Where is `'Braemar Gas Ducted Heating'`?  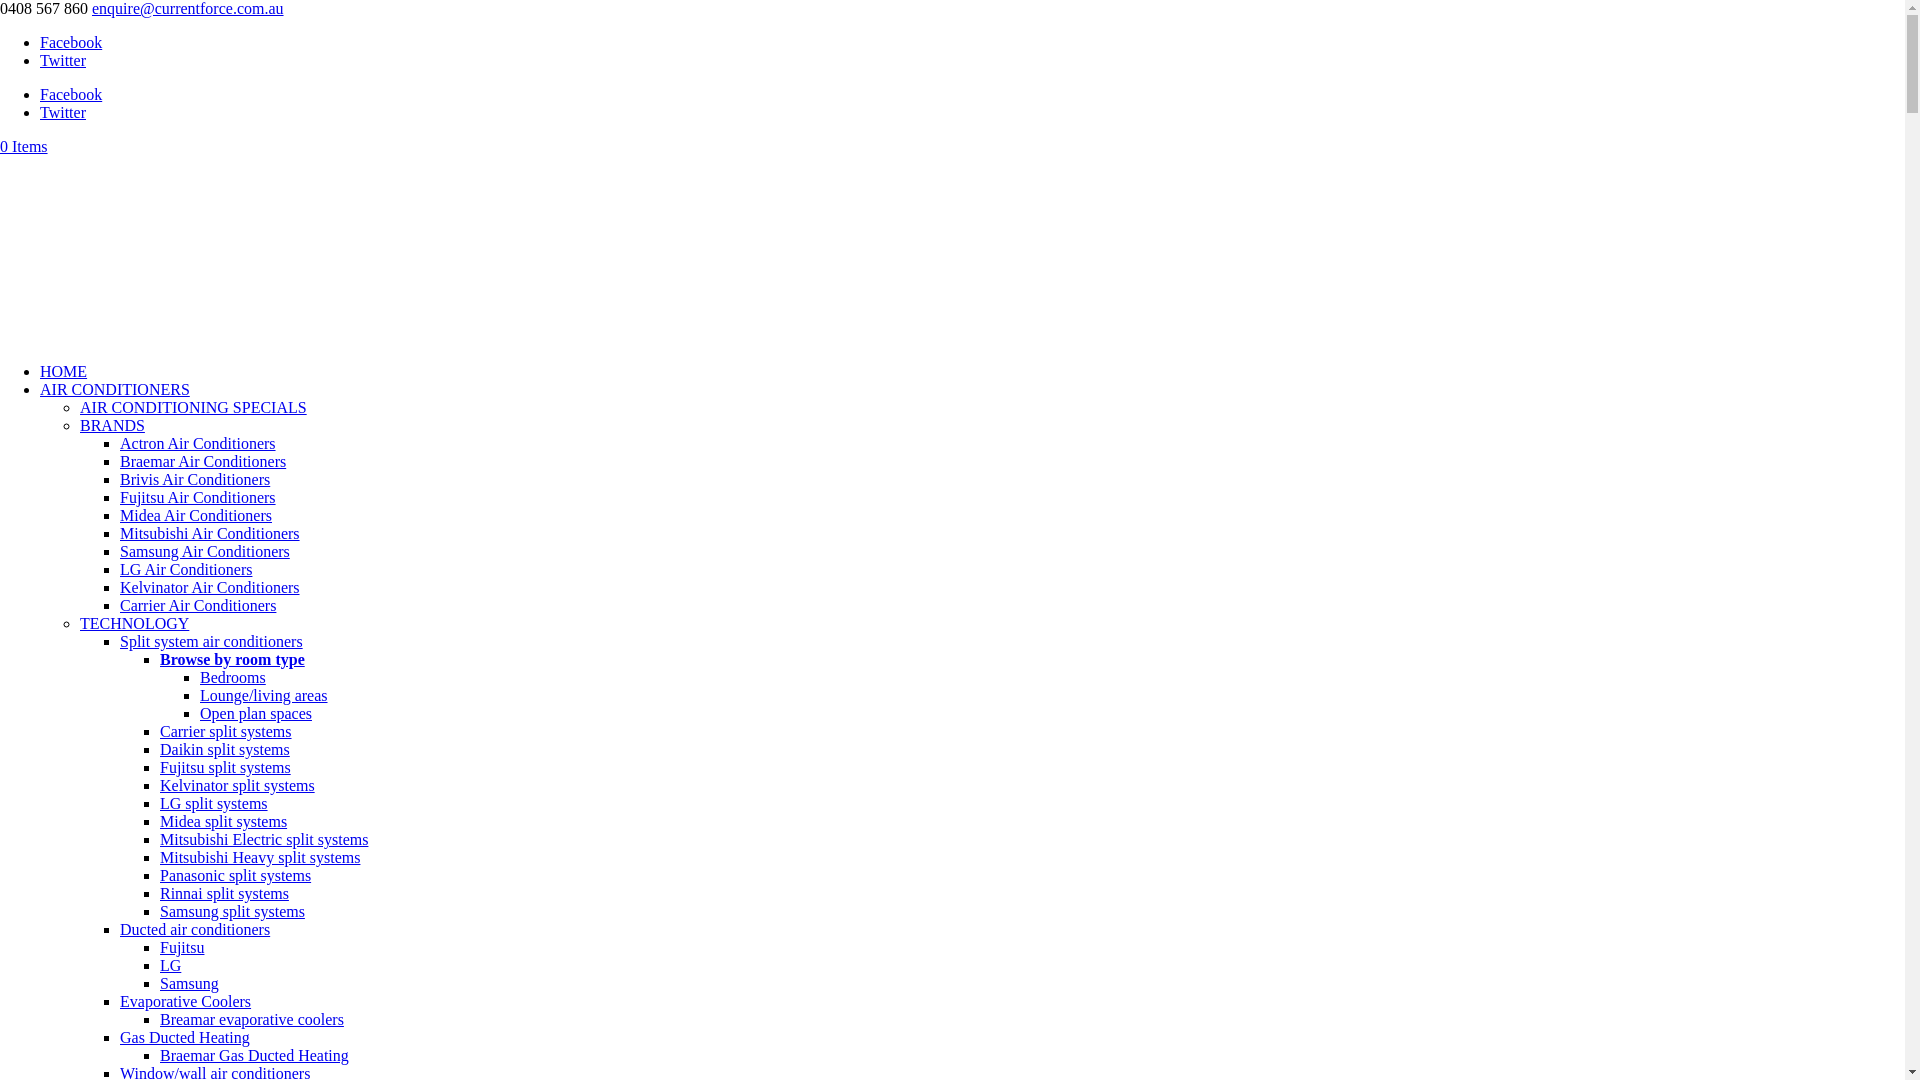
'Braemar Gas Ducted Heating' is located at coordinates (253, 1054).